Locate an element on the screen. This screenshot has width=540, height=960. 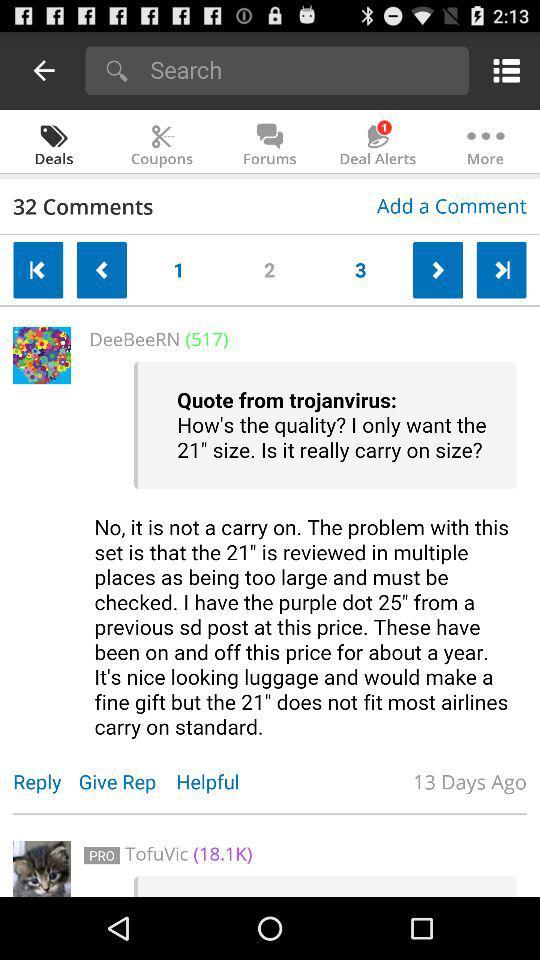
the previous button is located at coordinates (38, 269).